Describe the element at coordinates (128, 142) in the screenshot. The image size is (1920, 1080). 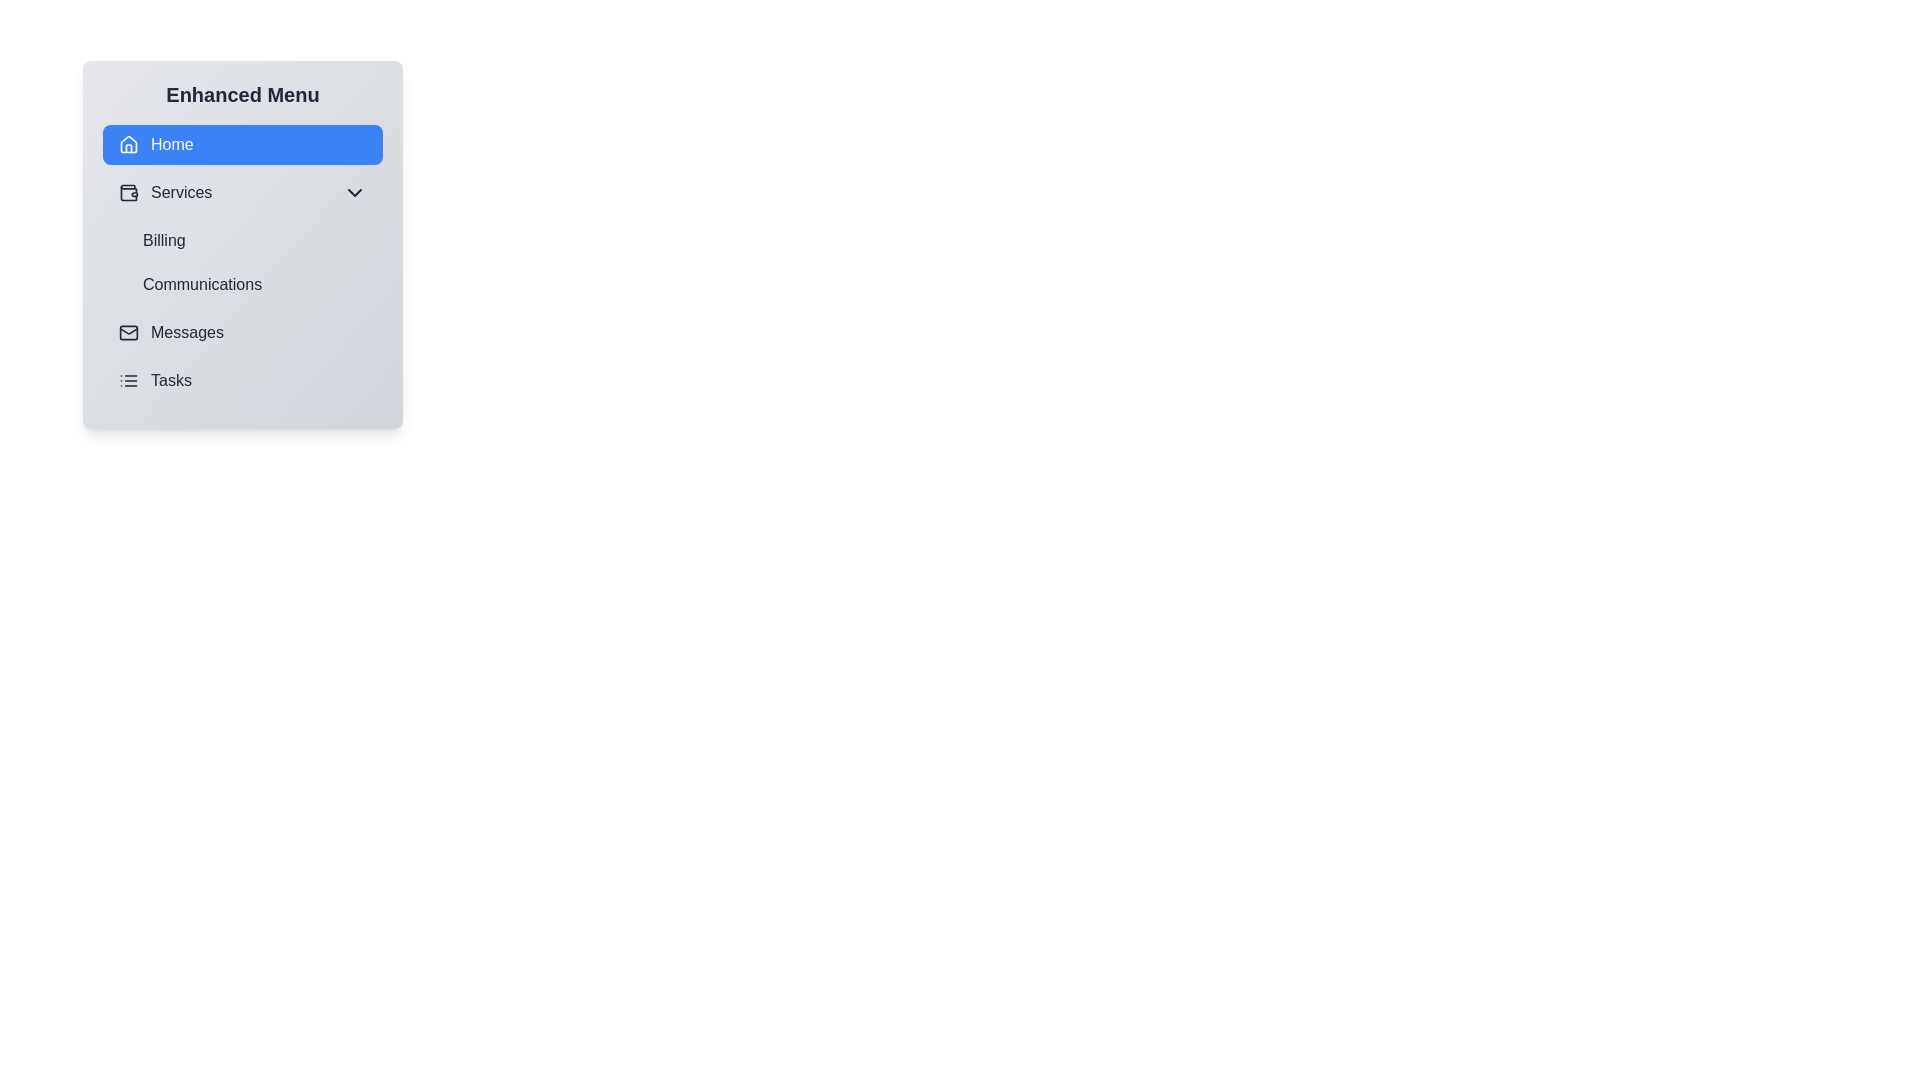
I see `the house-like icon located at the top of the side menu, directly to the left of the text 'Home'` at that location.